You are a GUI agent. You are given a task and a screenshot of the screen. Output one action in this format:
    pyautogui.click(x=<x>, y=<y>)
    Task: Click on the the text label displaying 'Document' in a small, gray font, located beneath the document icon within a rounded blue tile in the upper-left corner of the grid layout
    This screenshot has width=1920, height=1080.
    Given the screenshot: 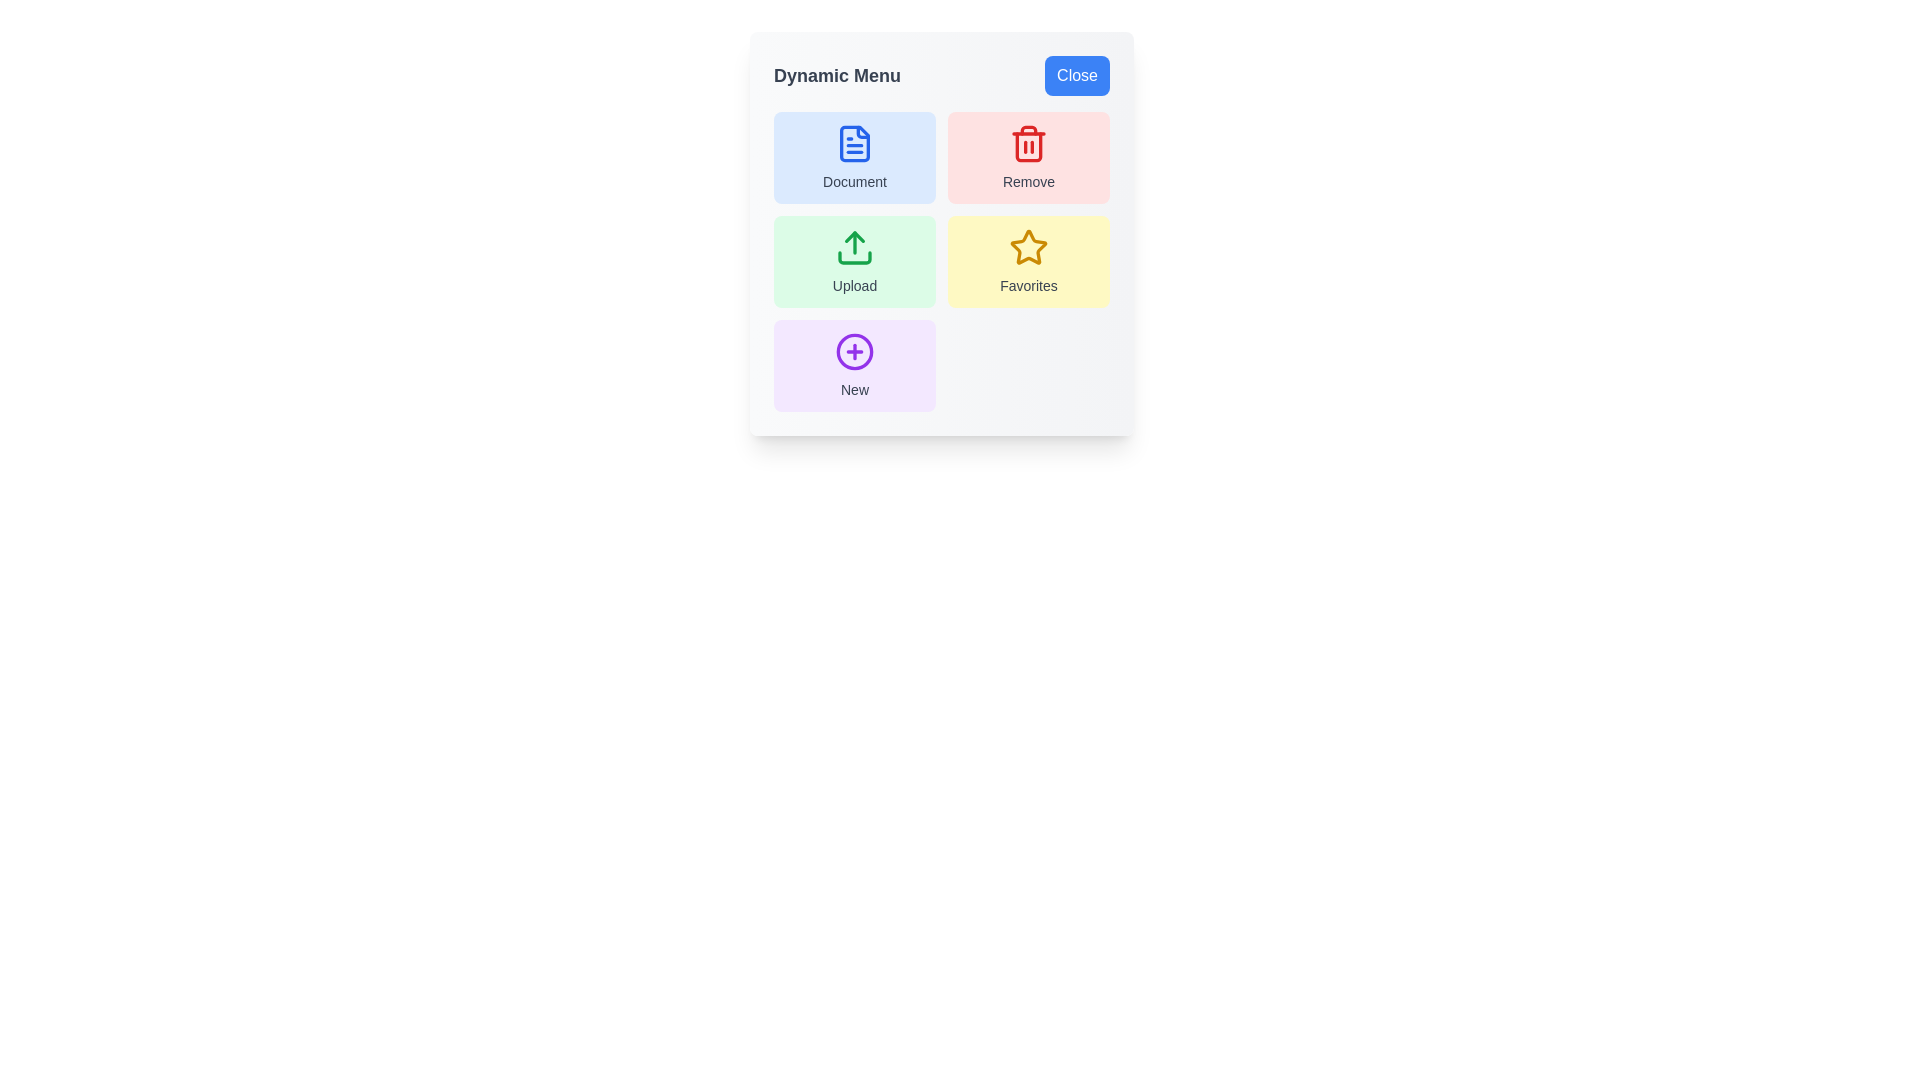 What is the action you would take?
    pyautogui.click(x=854, y=181)
    